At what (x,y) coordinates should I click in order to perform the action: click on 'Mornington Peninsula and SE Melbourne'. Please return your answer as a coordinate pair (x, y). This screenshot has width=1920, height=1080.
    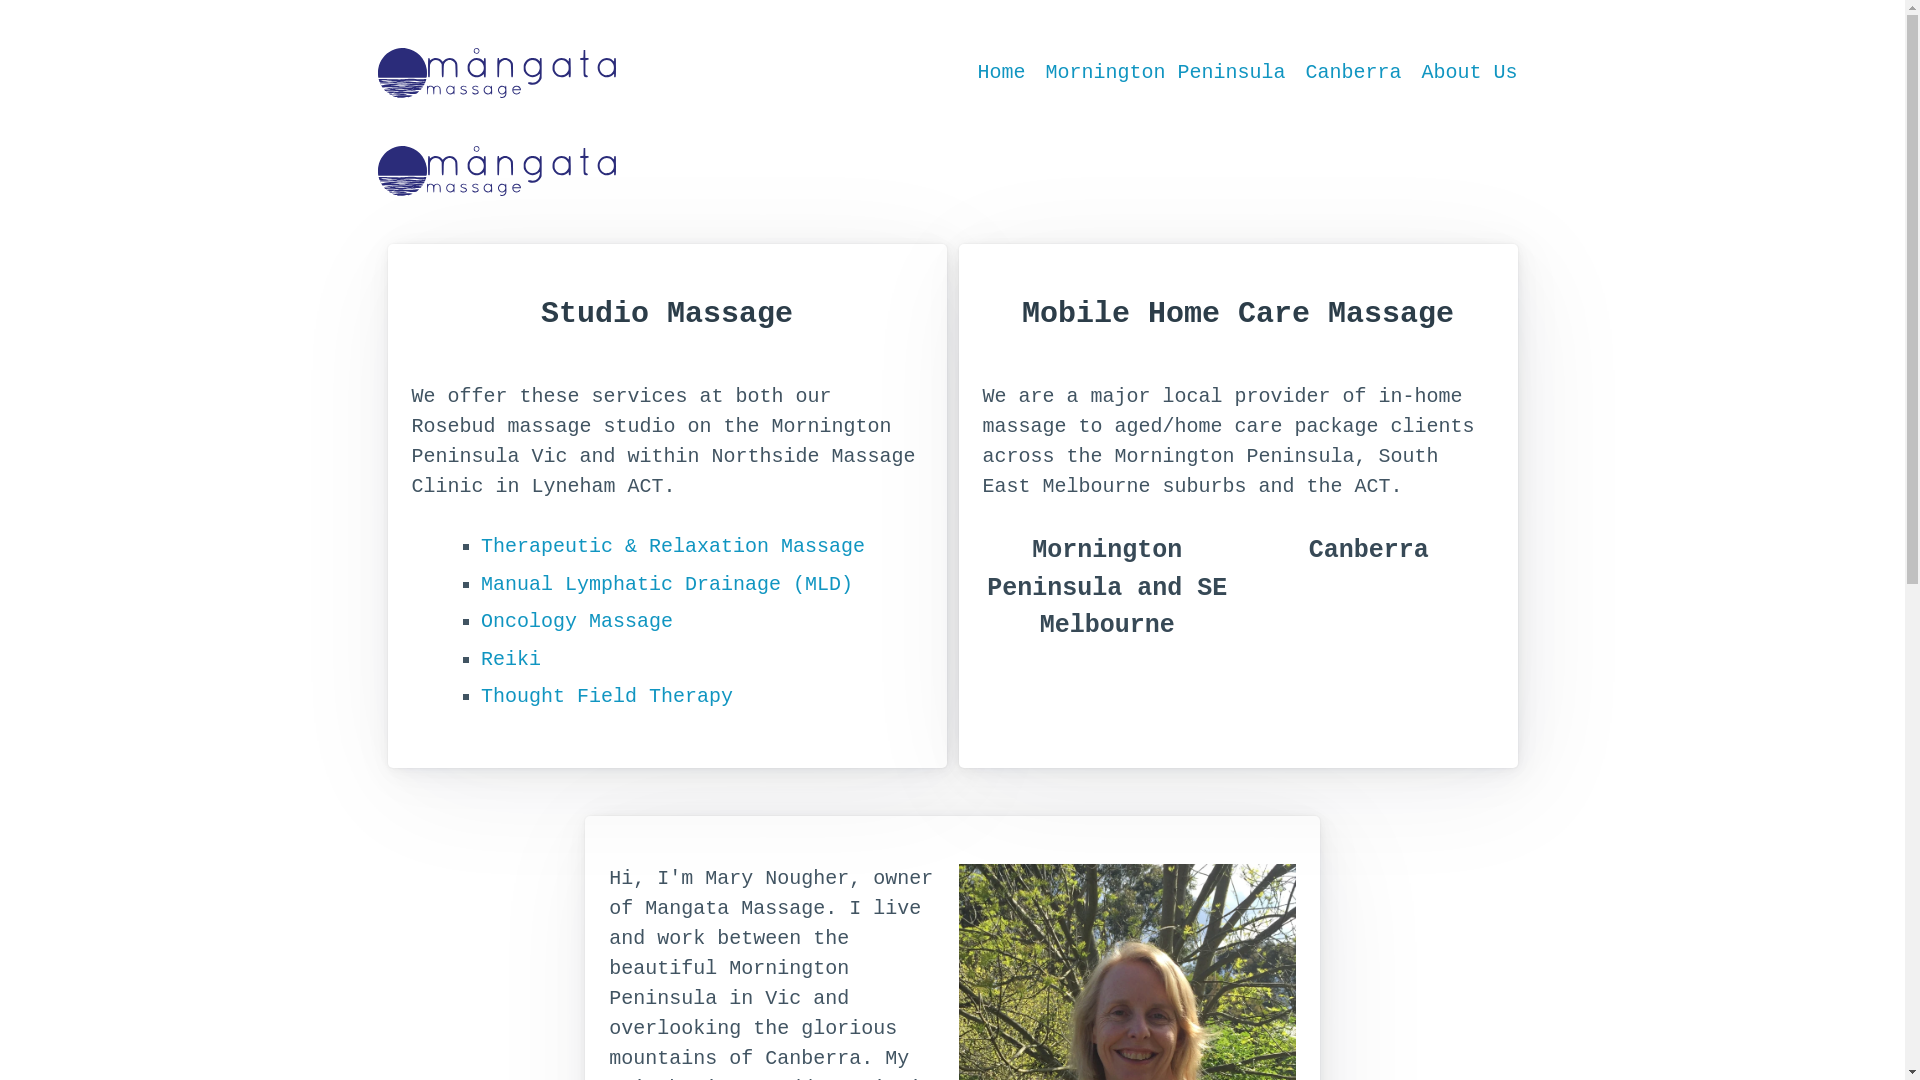
    Looking at the image, I should click on (1106, 605).